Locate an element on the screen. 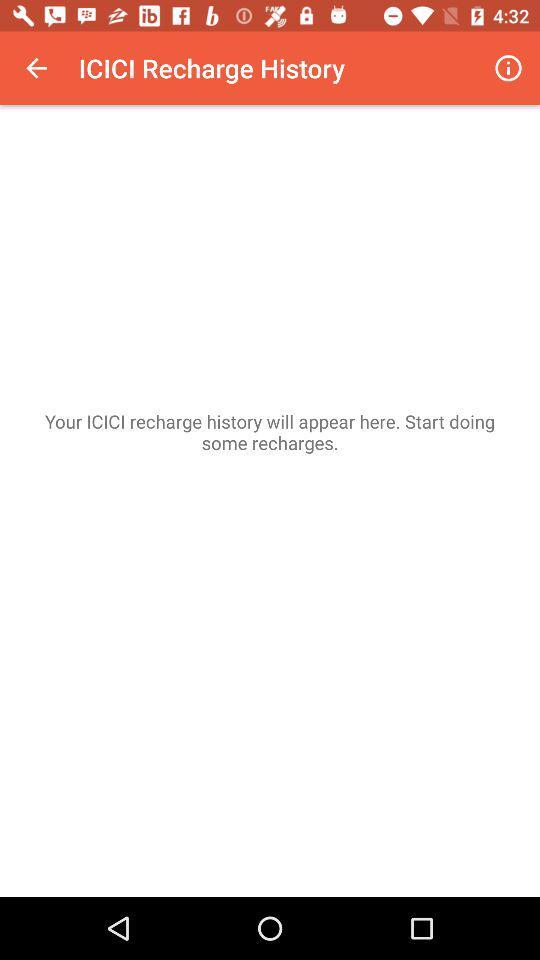 This screenshot has height=960, width=540. the item to the right of icici recharge history icon is located at coordinates (508, 68).